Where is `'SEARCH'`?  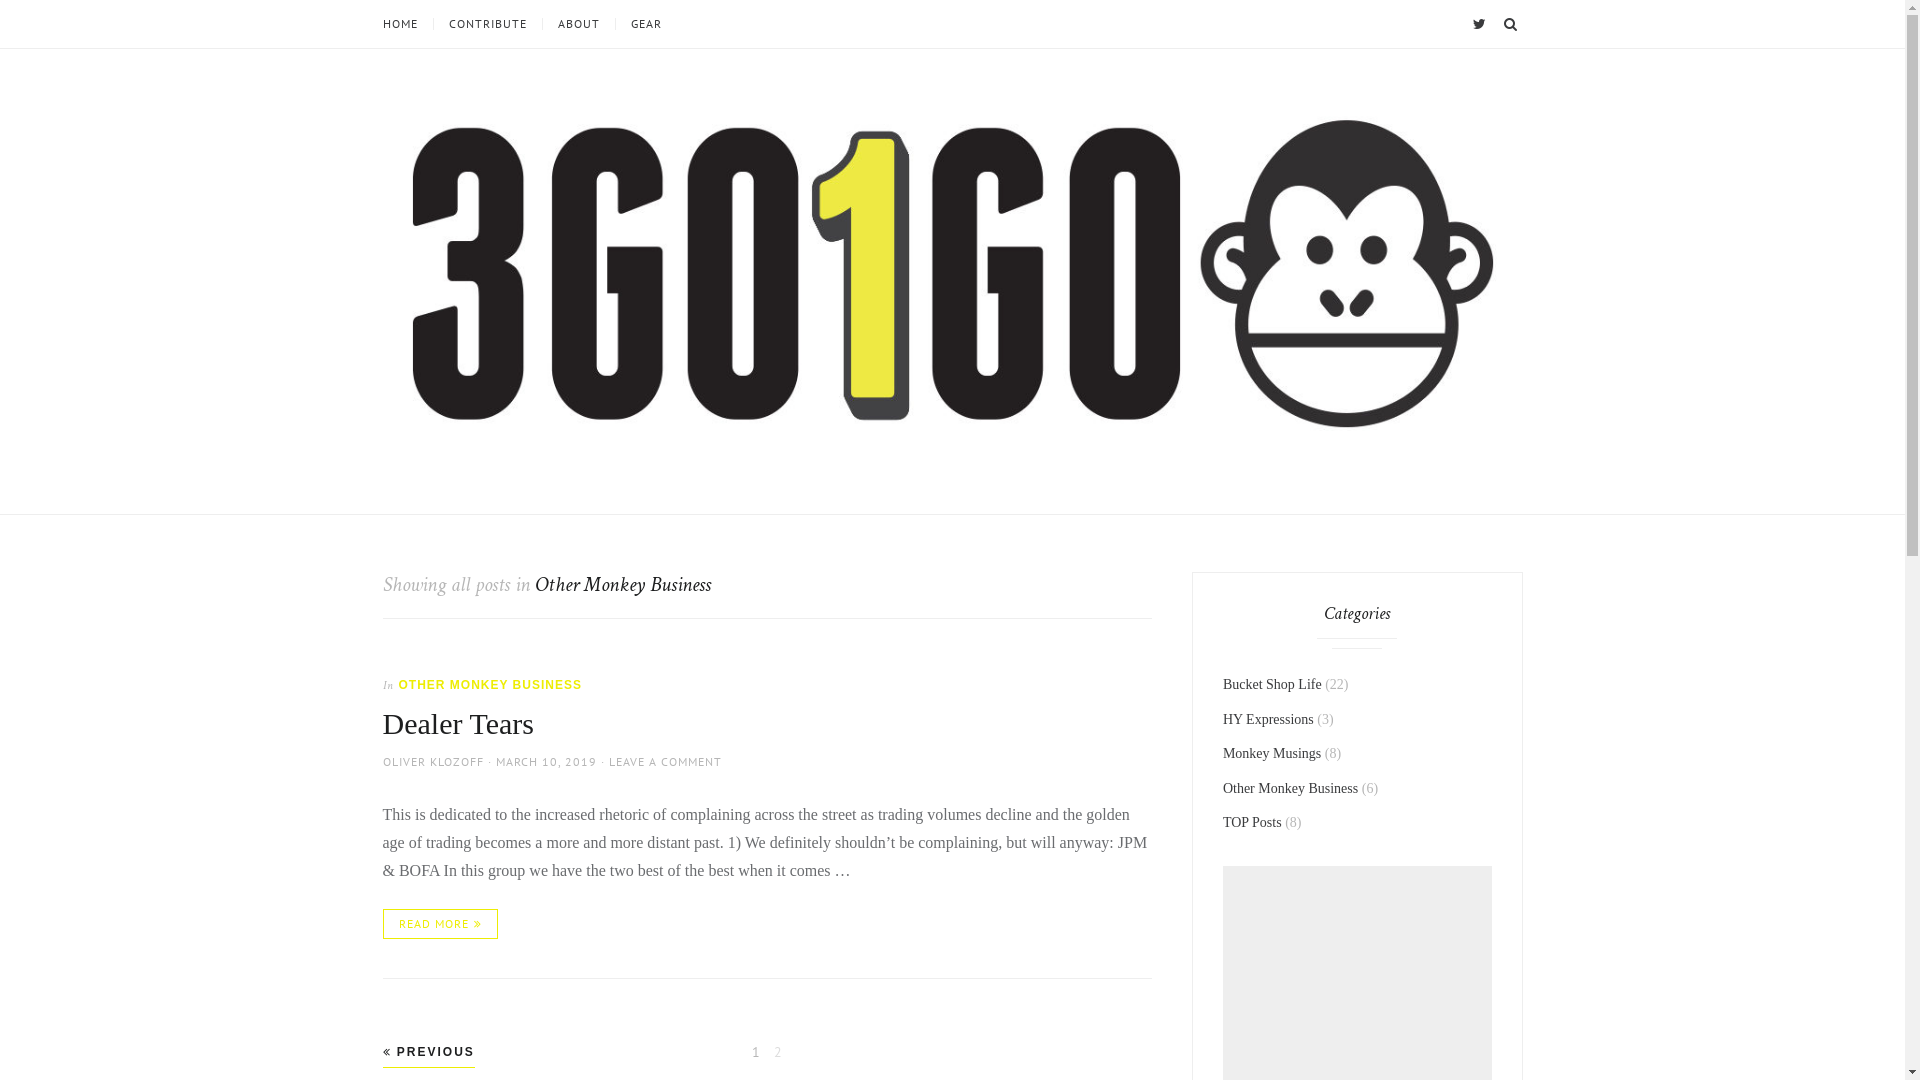
'SEARCH' is located at coordinates (1497, 23).